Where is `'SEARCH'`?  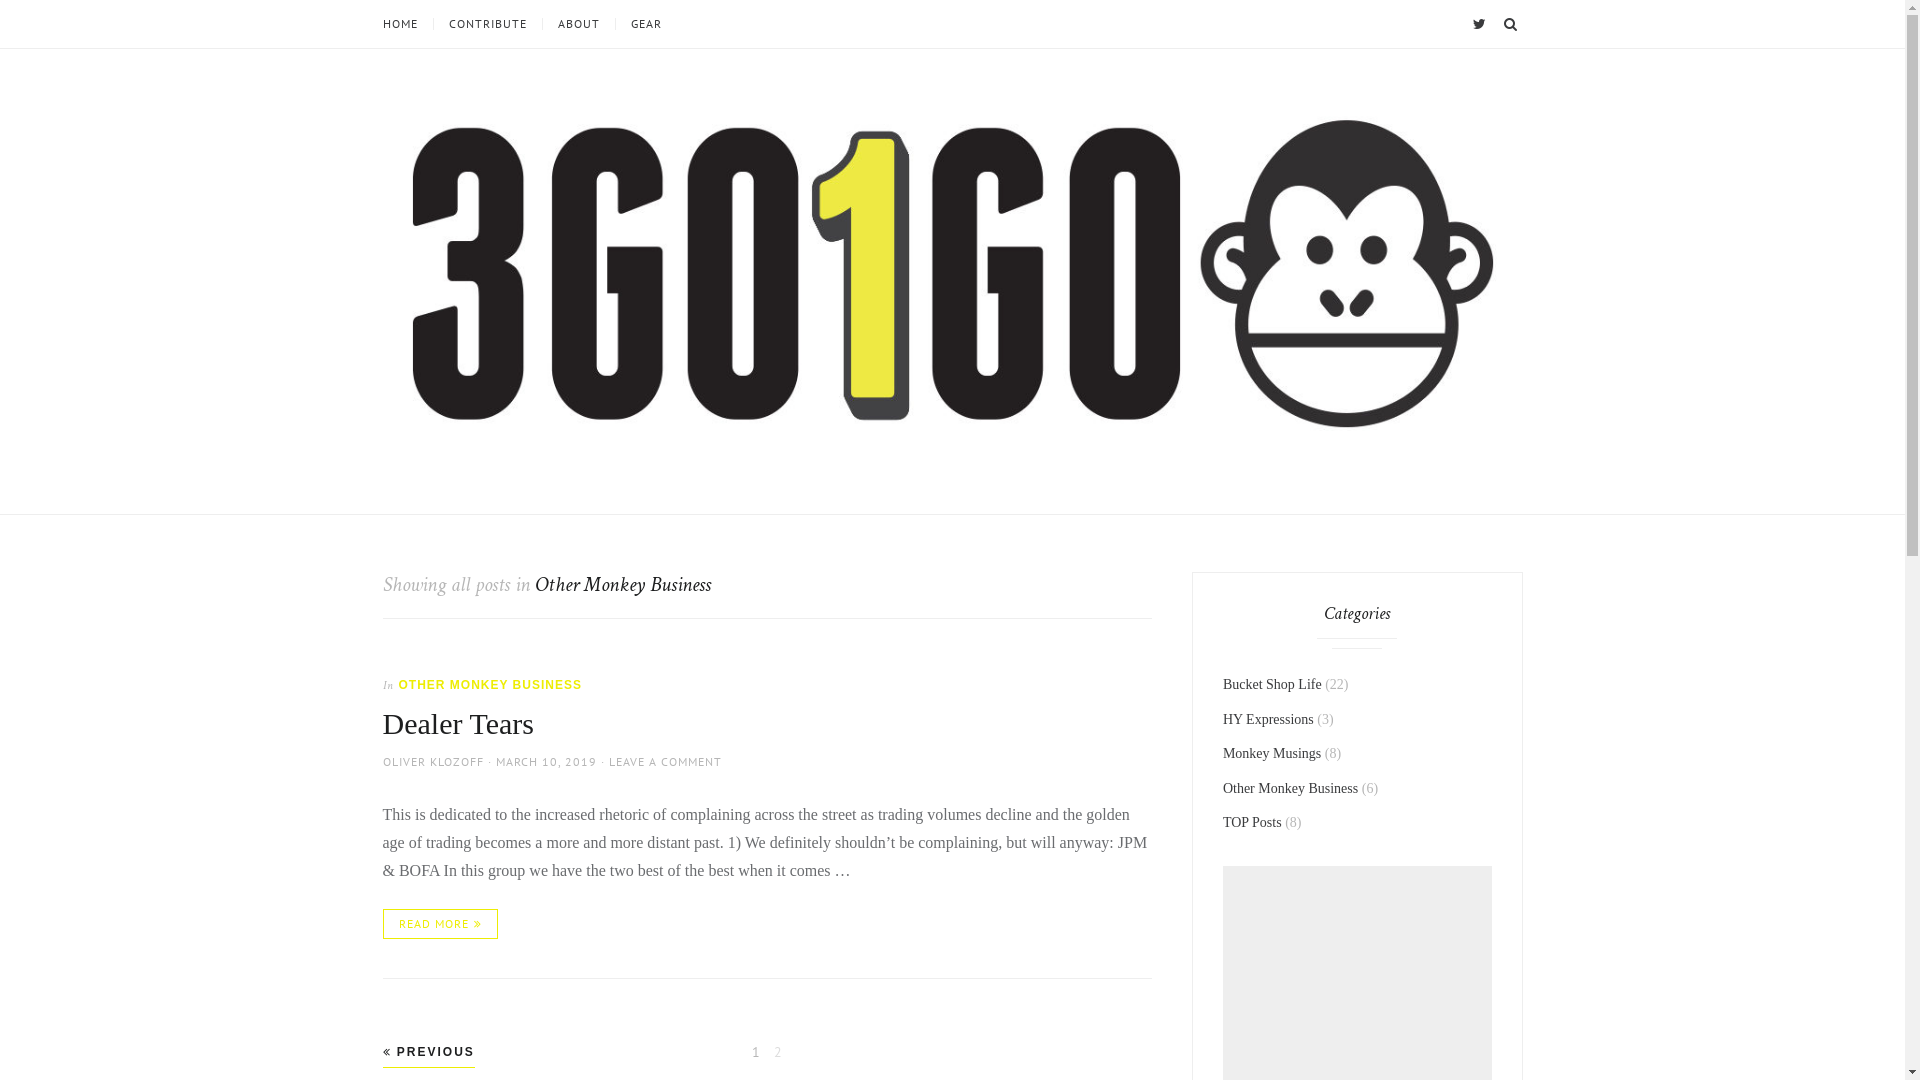
'SEARCH' is located at coordinates (1497, 23).